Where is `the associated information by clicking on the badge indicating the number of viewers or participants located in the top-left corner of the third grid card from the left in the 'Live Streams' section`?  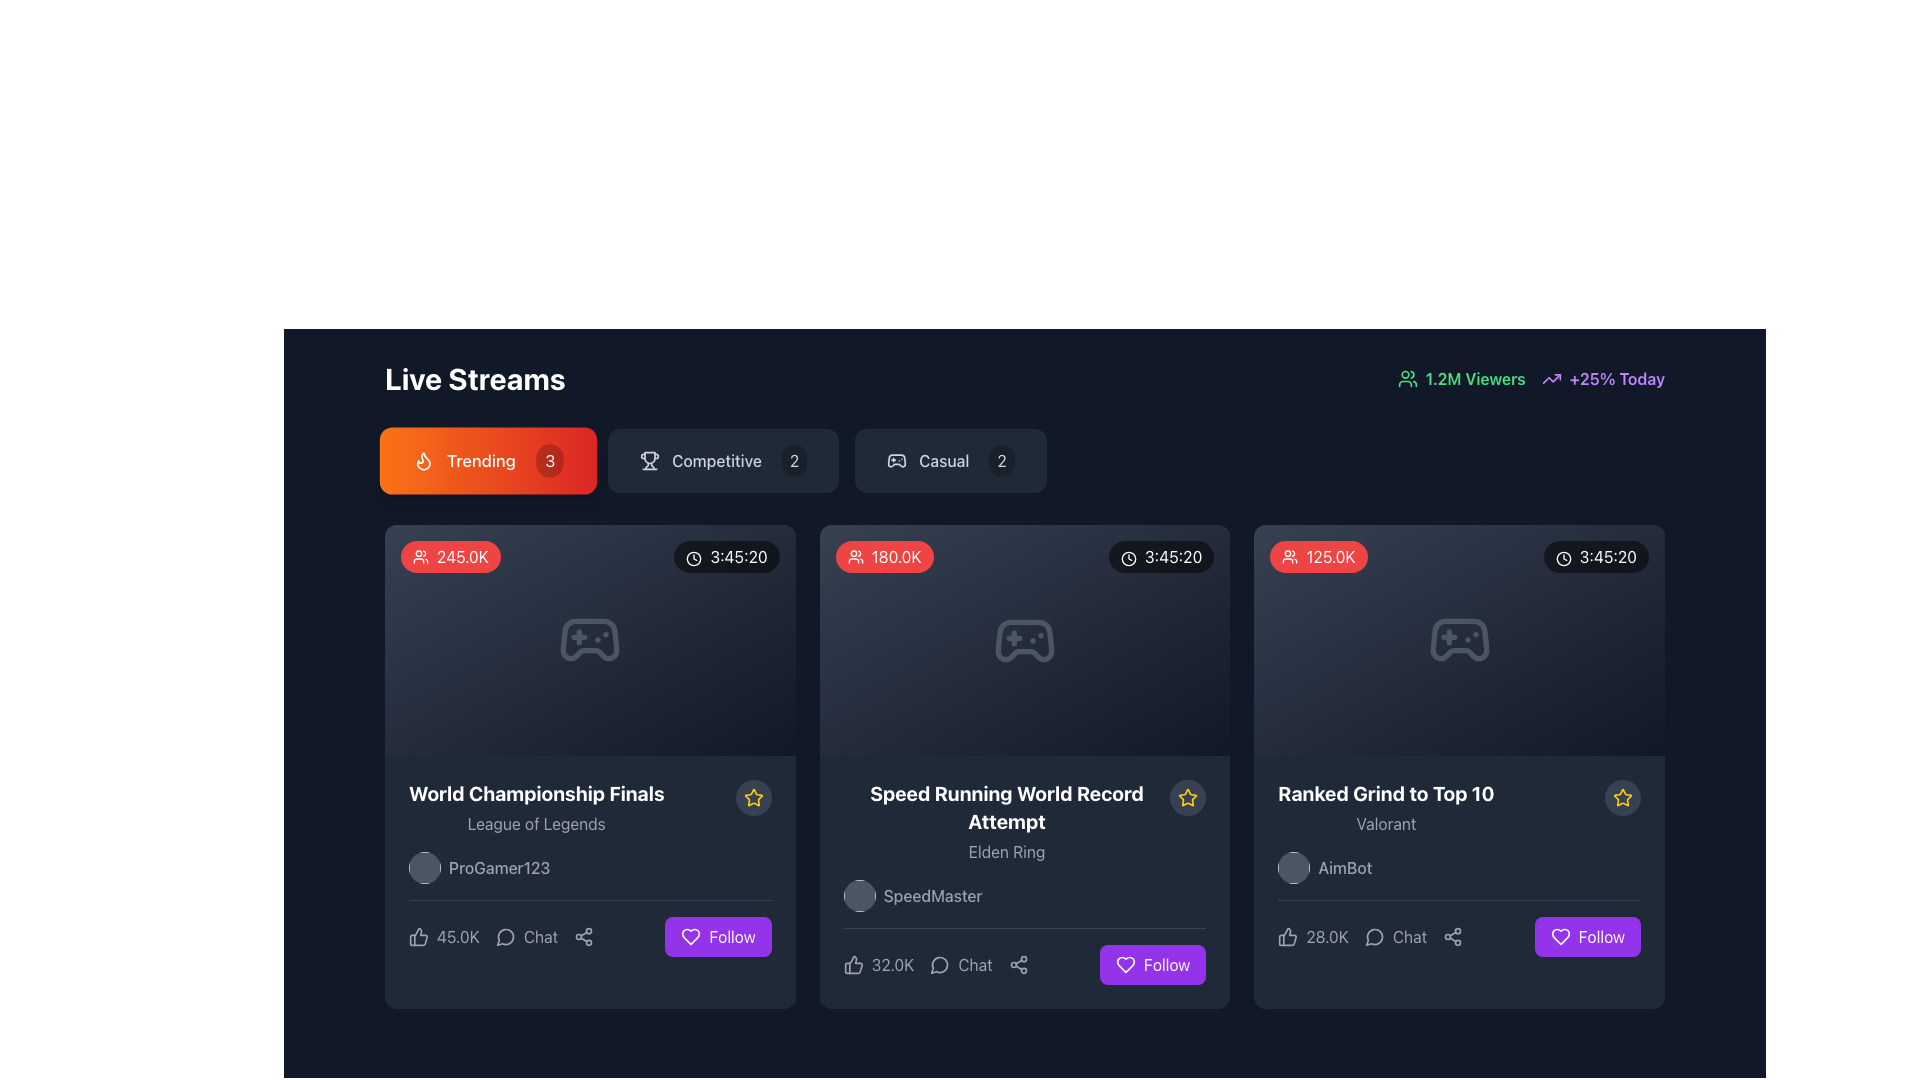 the associated information by clicking on the badge indicating the number of viewers or participants located in the top-left corner of the third grid card from the left in the 'Live Streams' section is located at coordinates (1319, 556).